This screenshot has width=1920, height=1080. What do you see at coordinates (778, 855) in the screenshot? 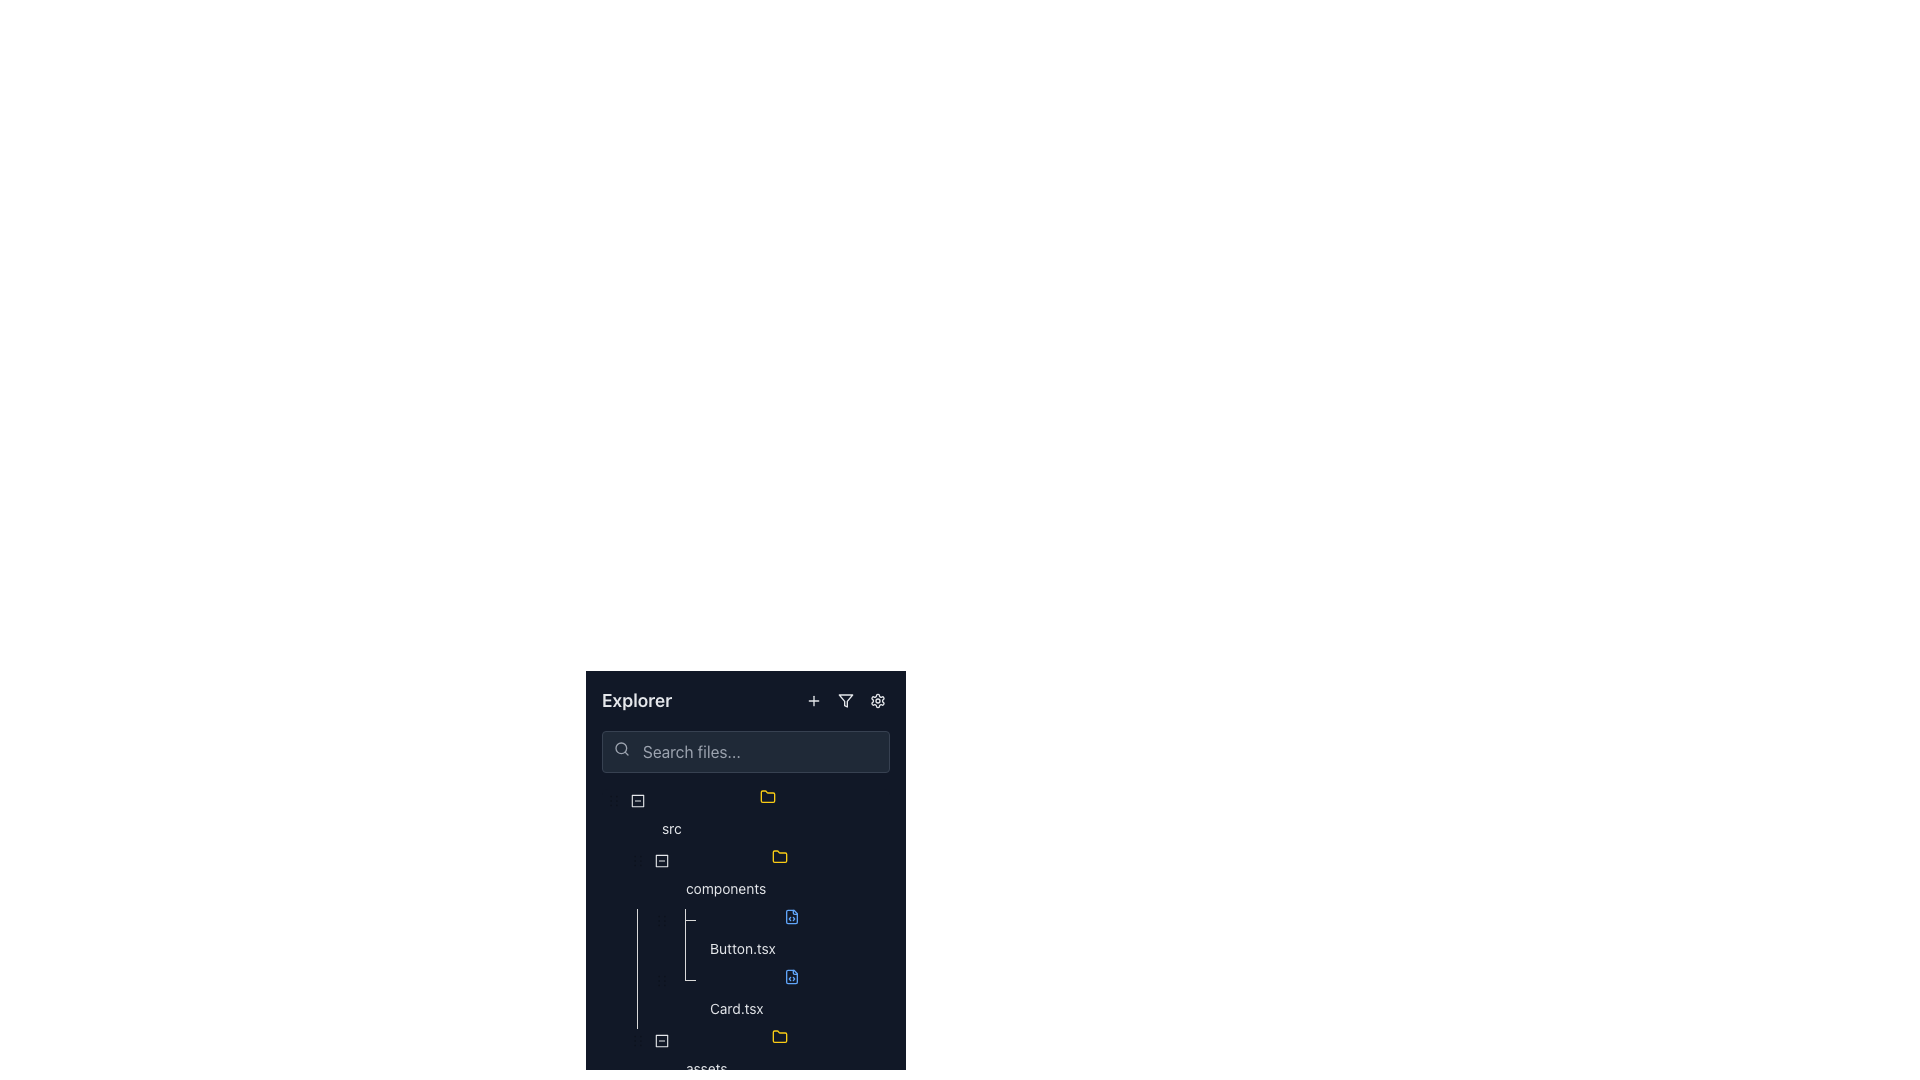
I see `the yellow folder icon located in the file explorer sidebar under the 'src' directory` at bounding box center [778, 855].